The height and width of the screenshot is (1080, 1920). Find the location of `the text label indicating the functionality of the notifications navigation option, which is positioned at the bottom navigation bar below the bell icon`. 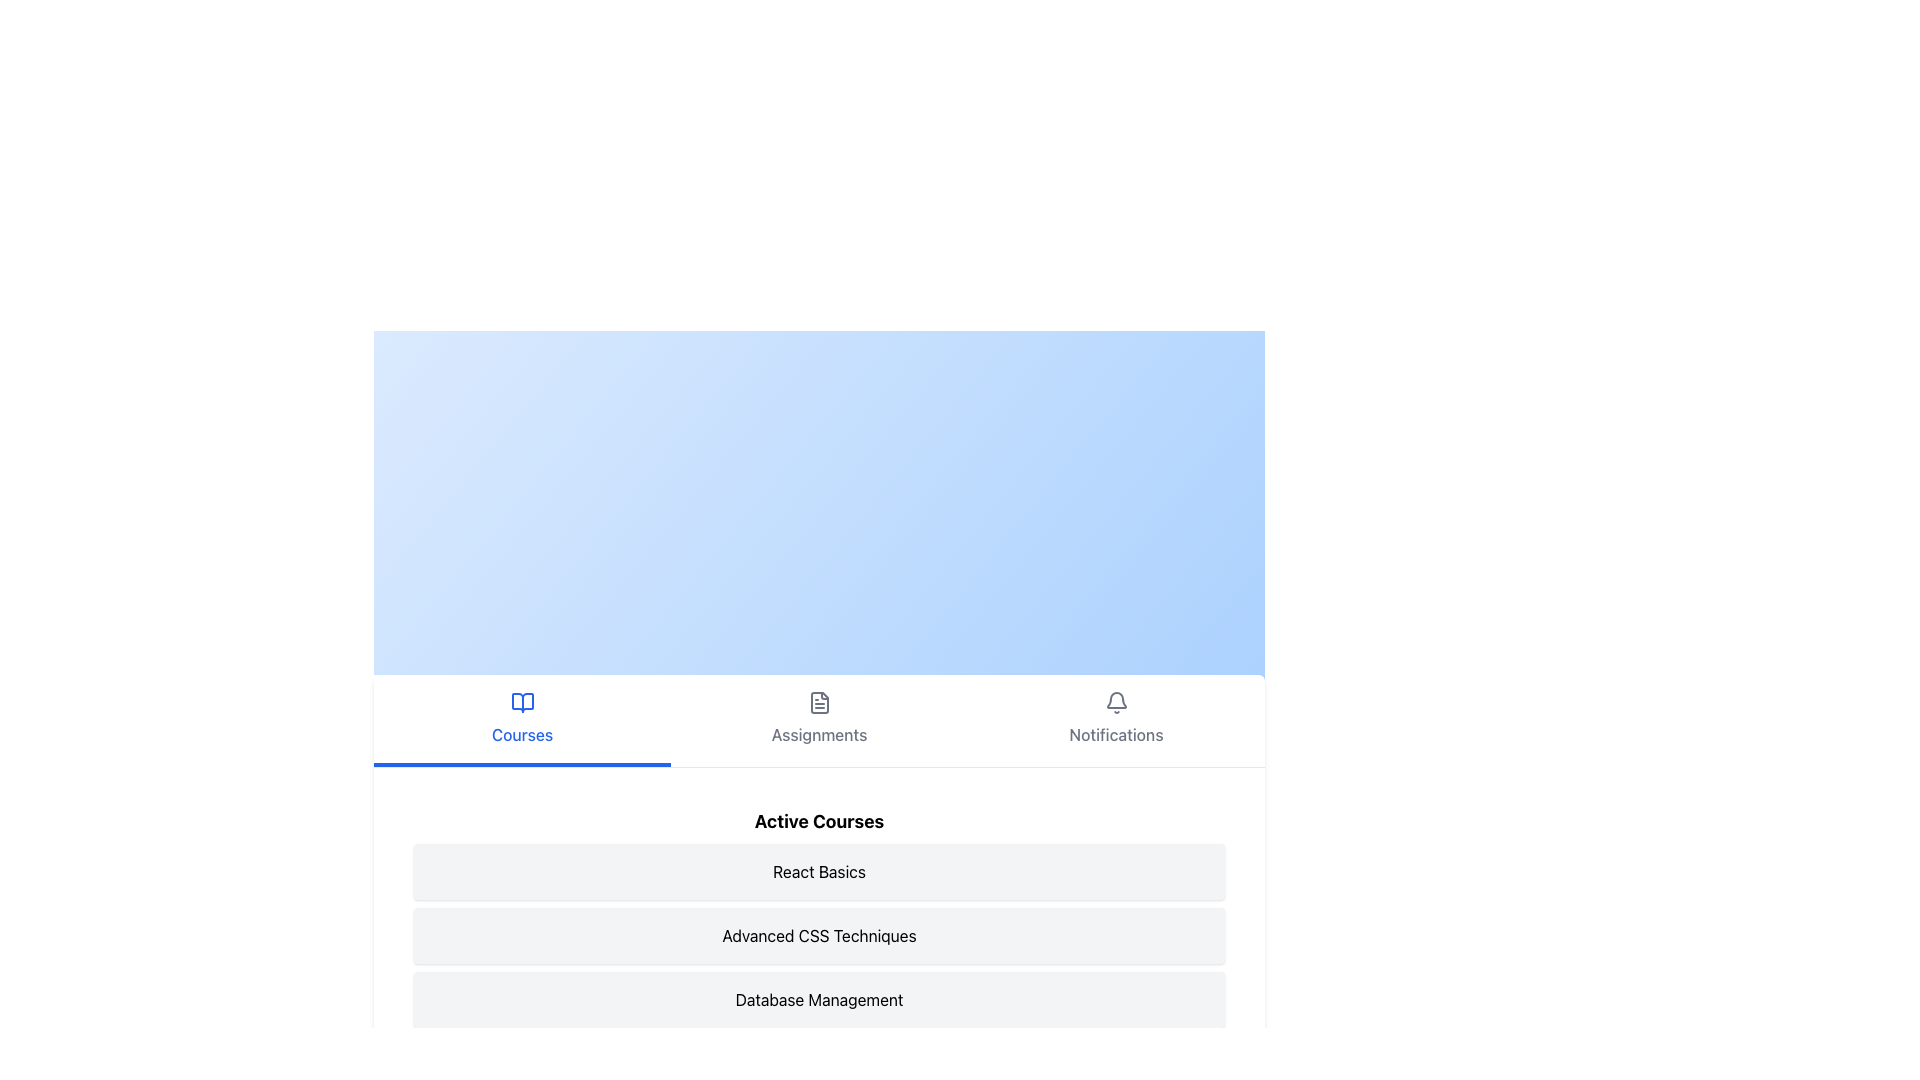

the text label indicating the functionality of the notifications navigation option, which is positioned at the bottom navigation bar below the bell icon is located at coordinates (1115, 734).